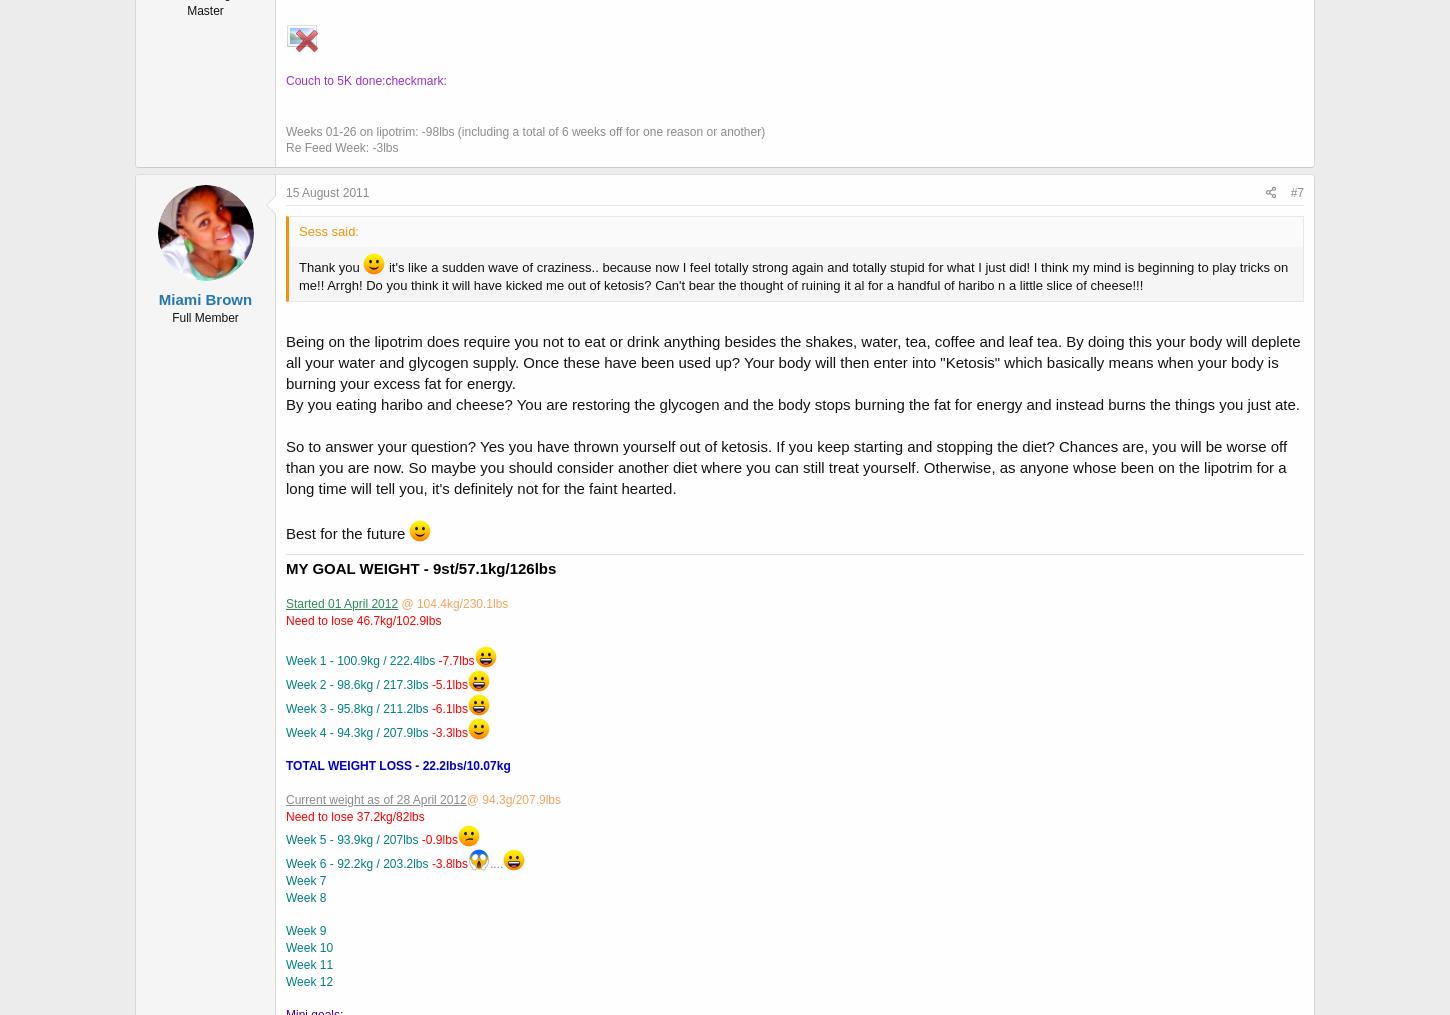  I want to click on '#7', so click(1290, 191).